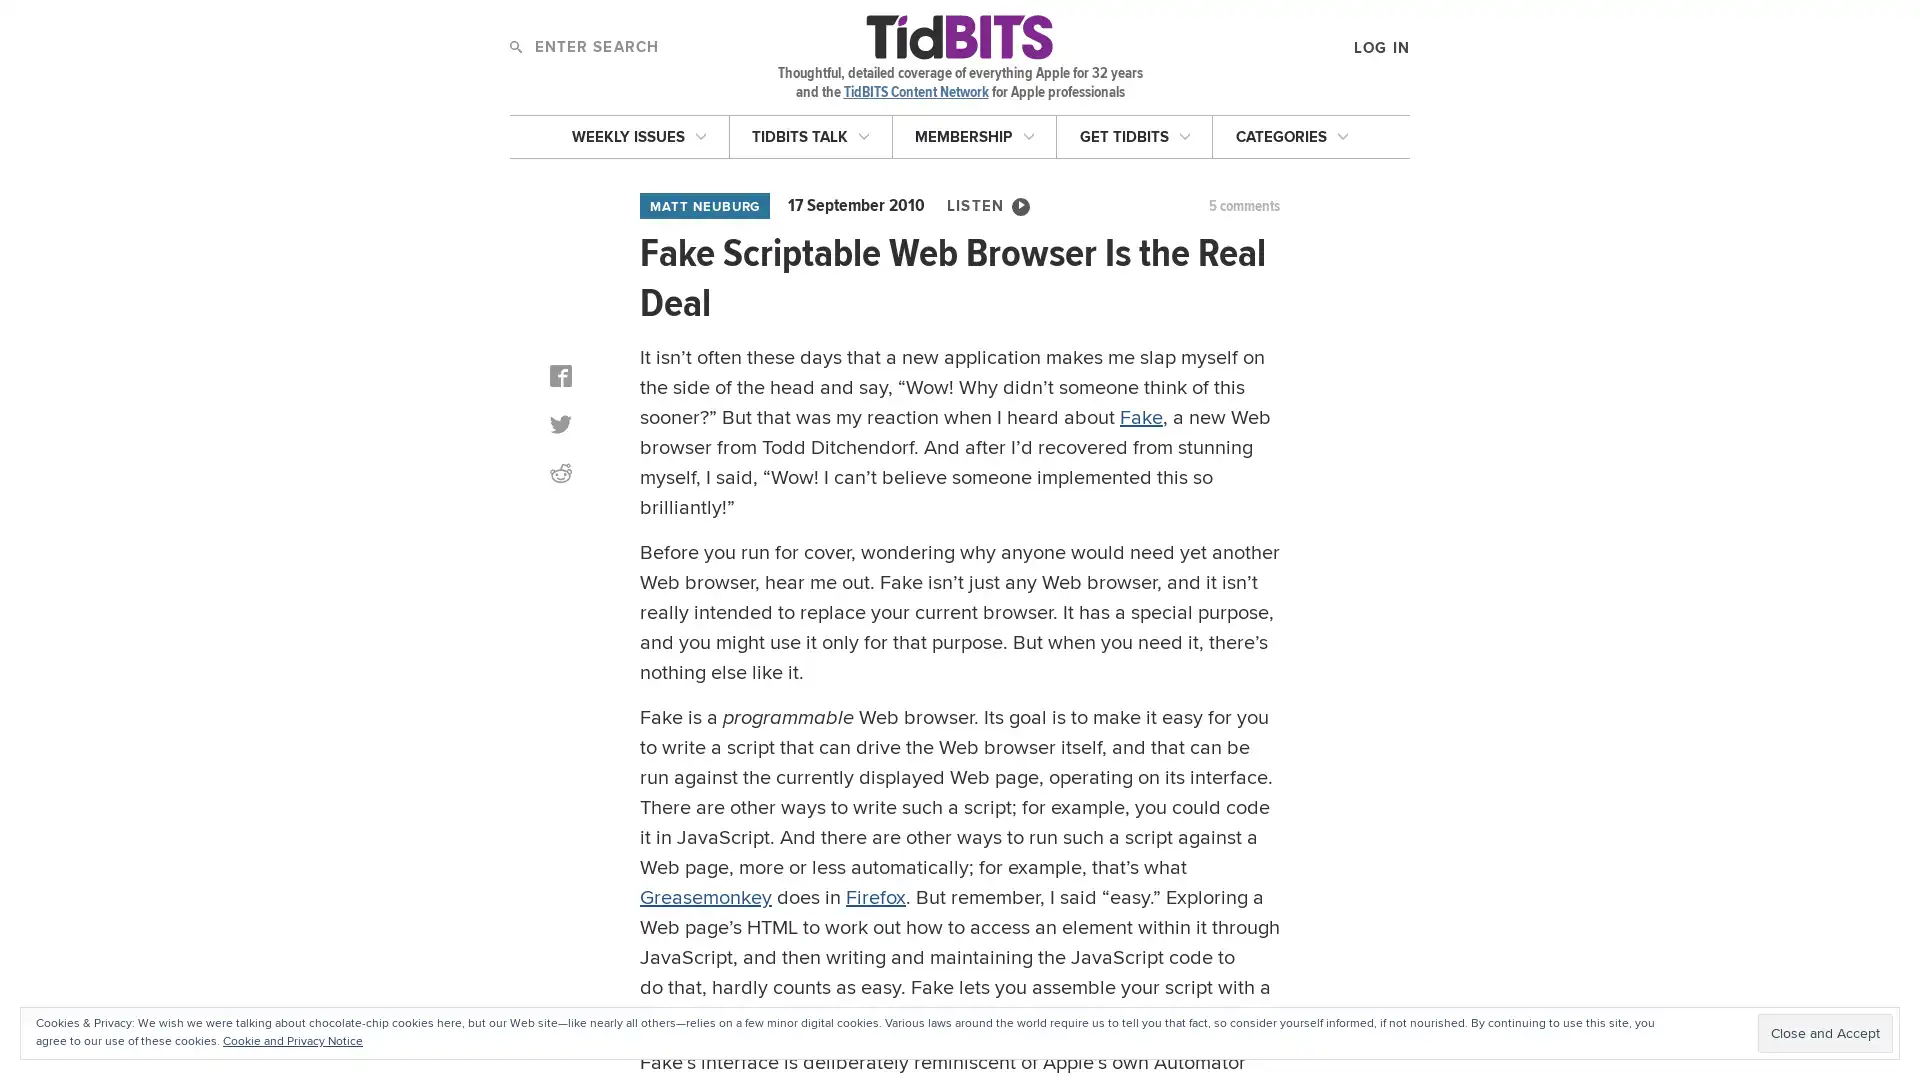  I want to click on Close and Accept, so click(1825, 1033).